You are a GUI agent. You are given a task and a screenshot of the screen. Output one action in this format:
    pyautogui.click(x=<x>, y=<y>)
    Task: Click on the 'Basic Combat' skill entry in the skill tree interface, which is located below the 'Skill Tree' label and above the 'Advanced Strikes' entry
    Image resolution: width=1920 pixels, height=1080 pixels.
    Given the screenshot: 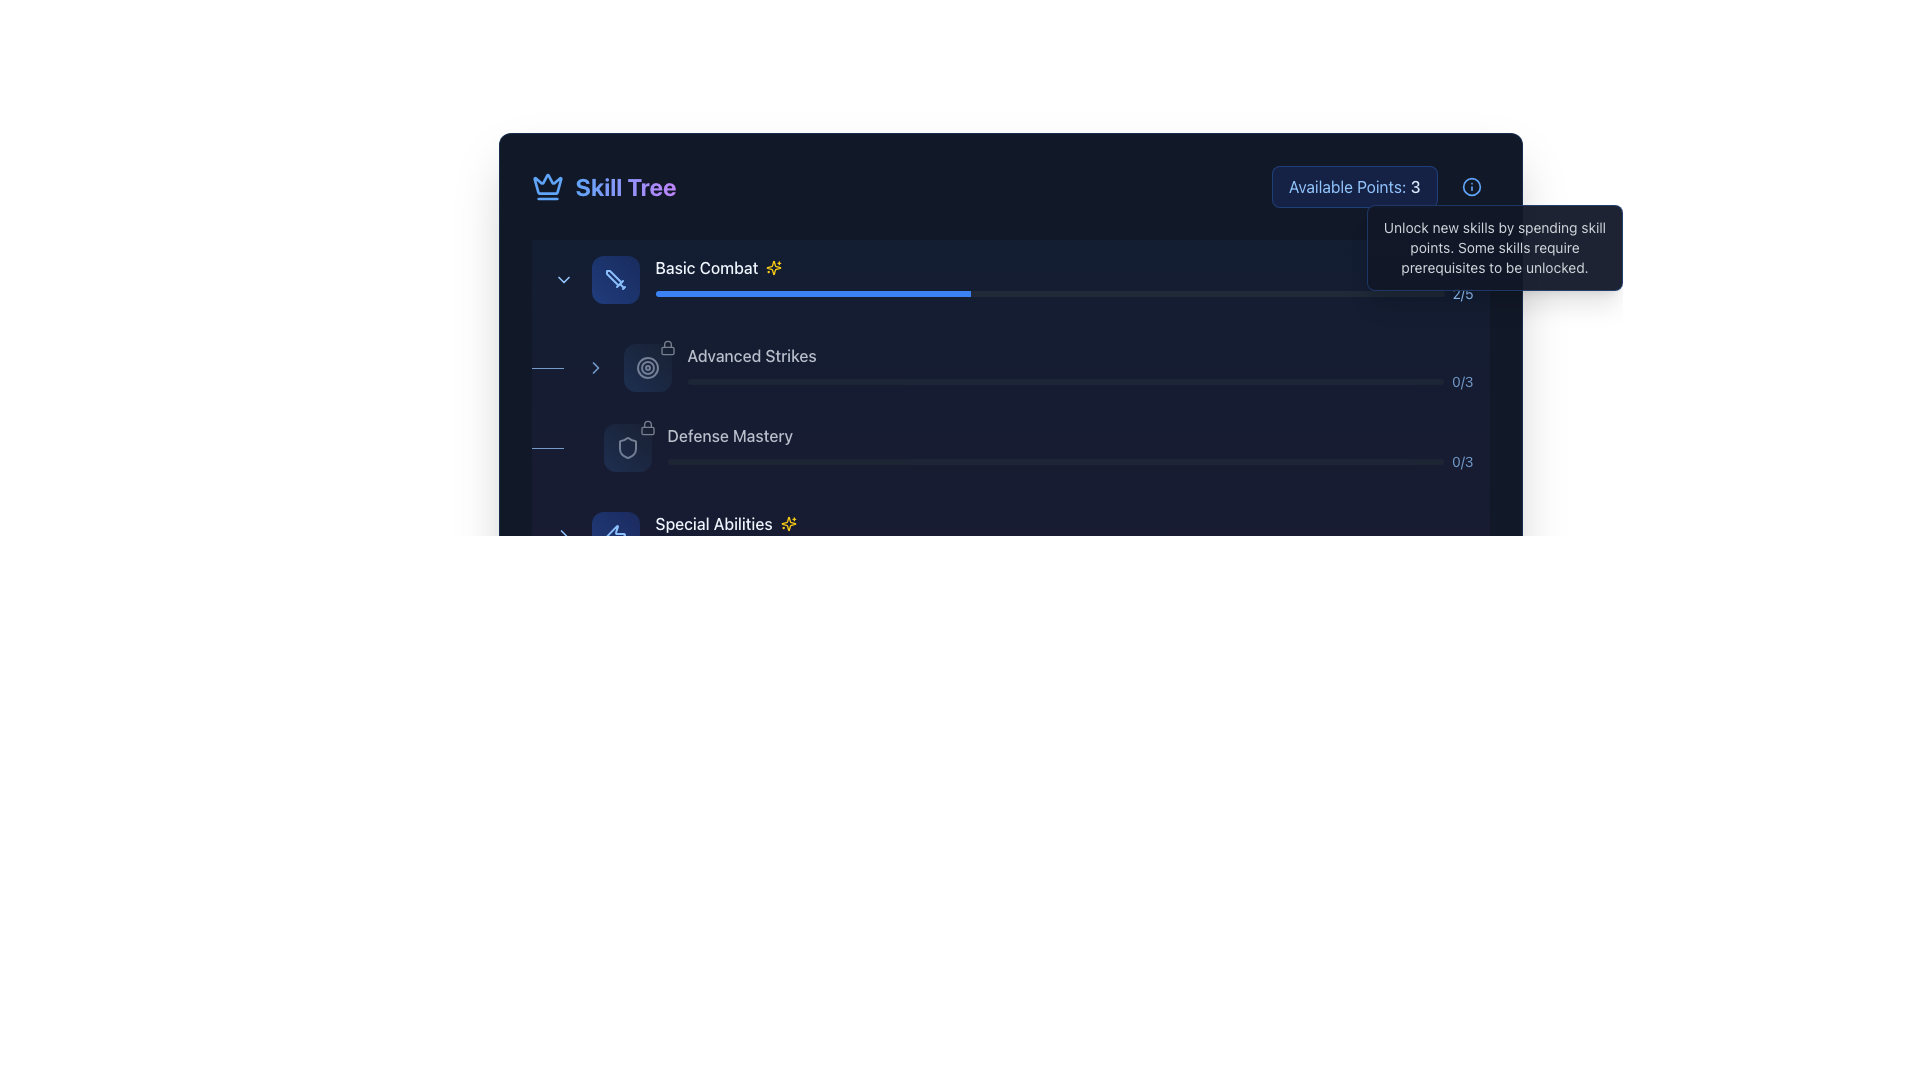 What is the action you would take?
    pyautogui.click(x=1063, y=266)
    